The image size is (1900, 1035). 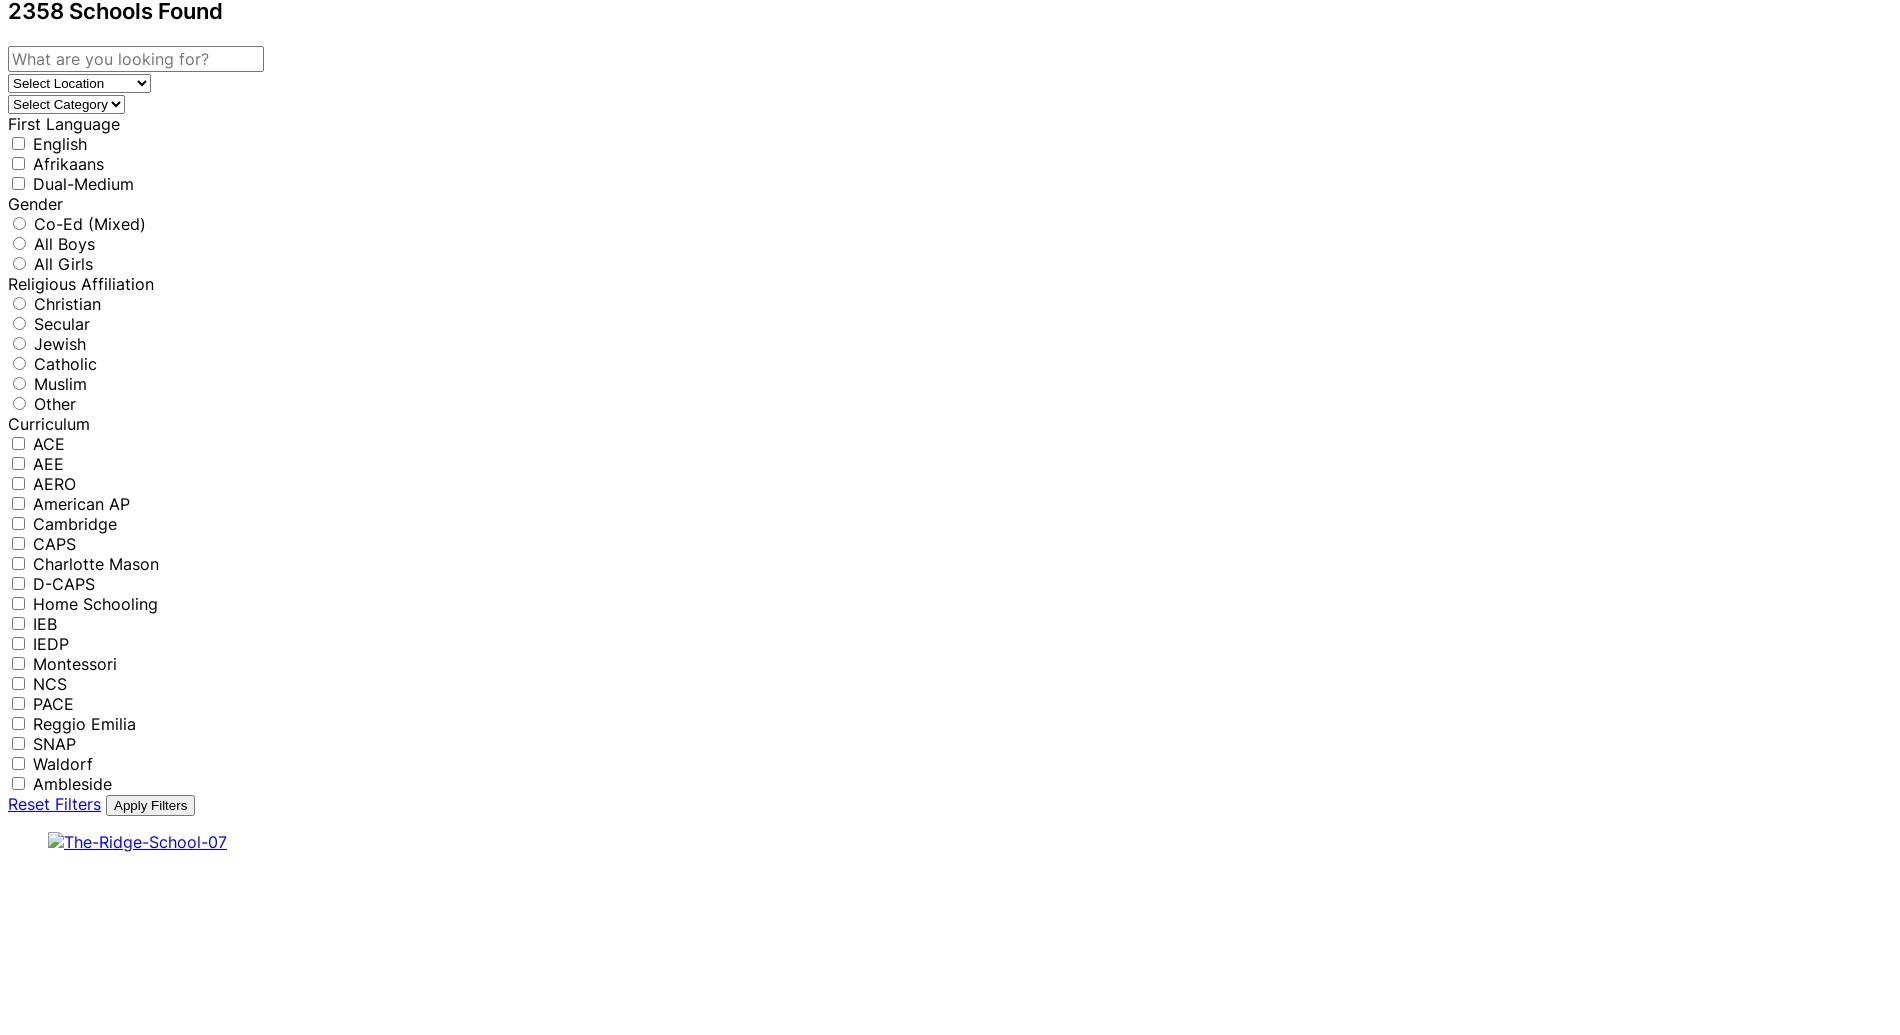 What do you see at coordinates (35, 202) in the screenshot?
I see `'Gender'` at bounding box center [35, 202].